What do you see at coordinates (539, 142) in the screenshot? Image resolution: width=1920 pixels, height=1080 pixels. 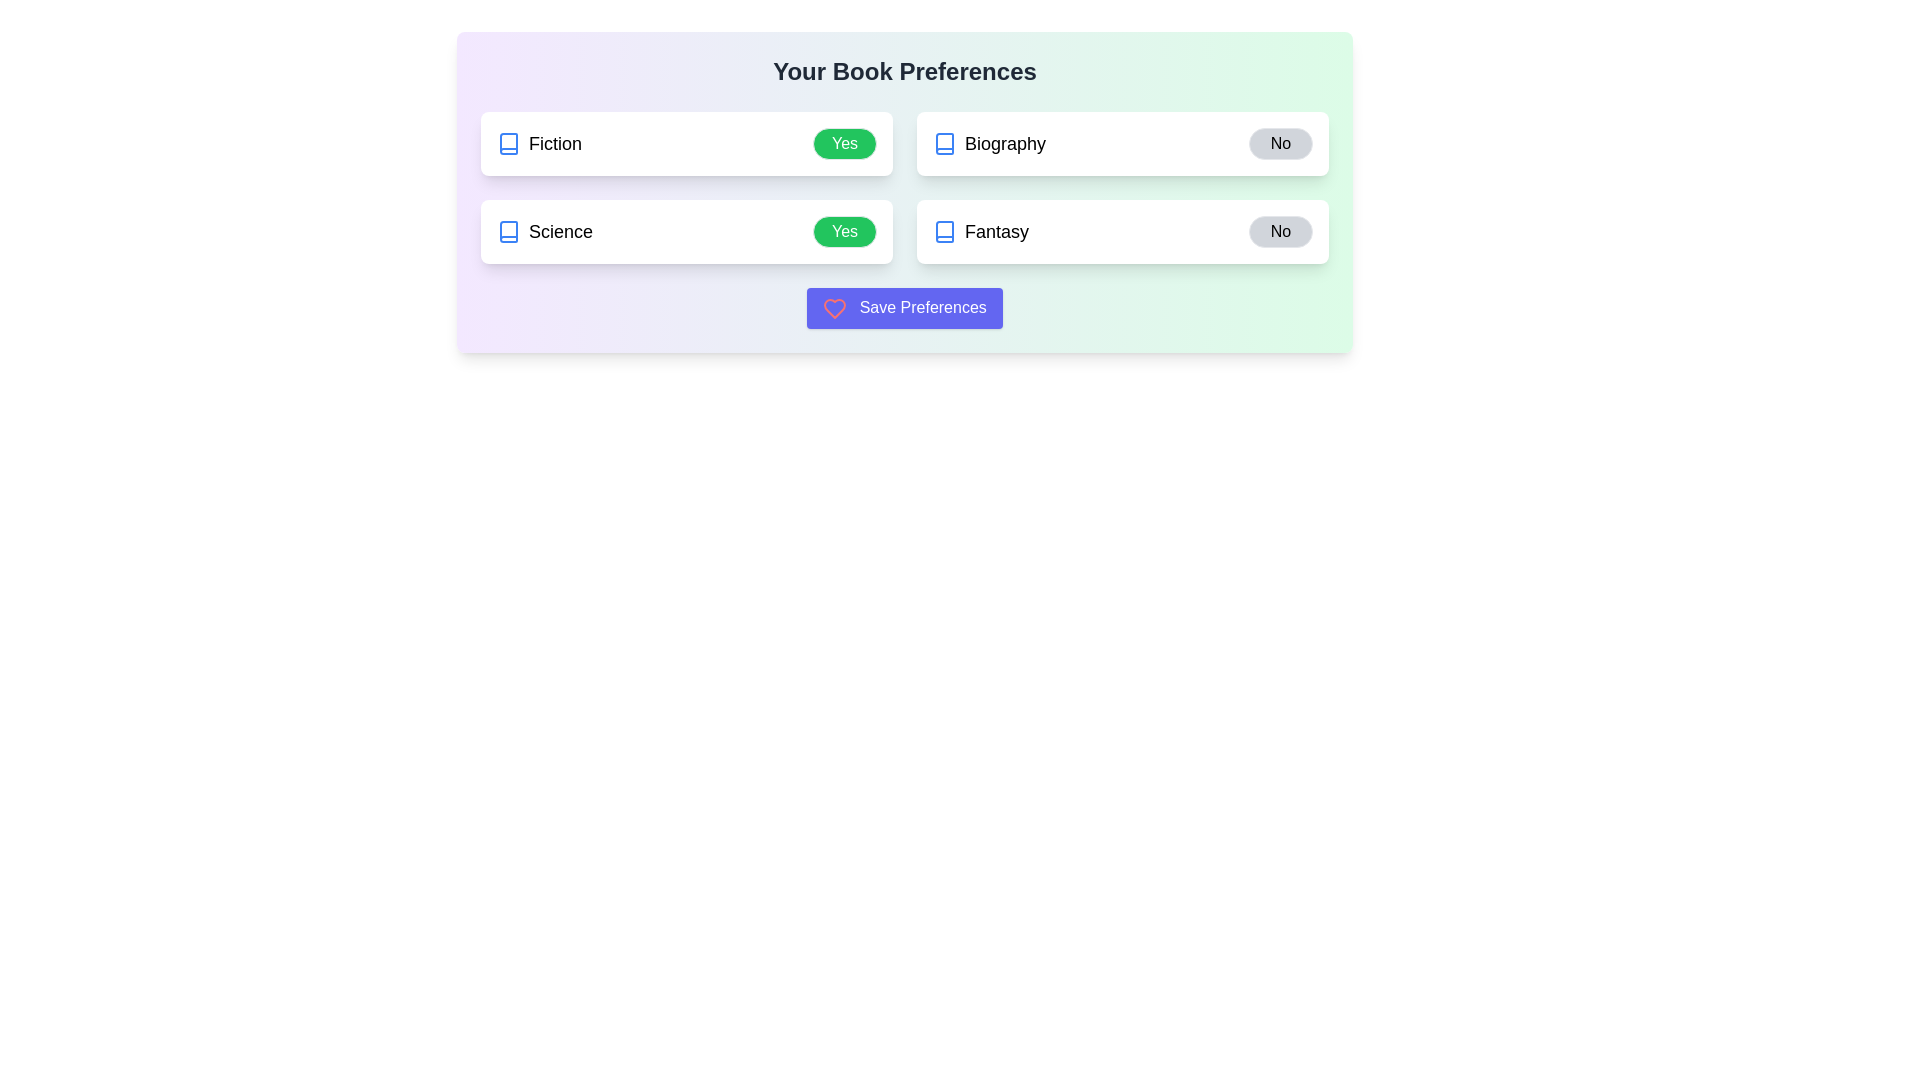 I see `the Fiction to observe feedback` at bounding box center [539, 142].